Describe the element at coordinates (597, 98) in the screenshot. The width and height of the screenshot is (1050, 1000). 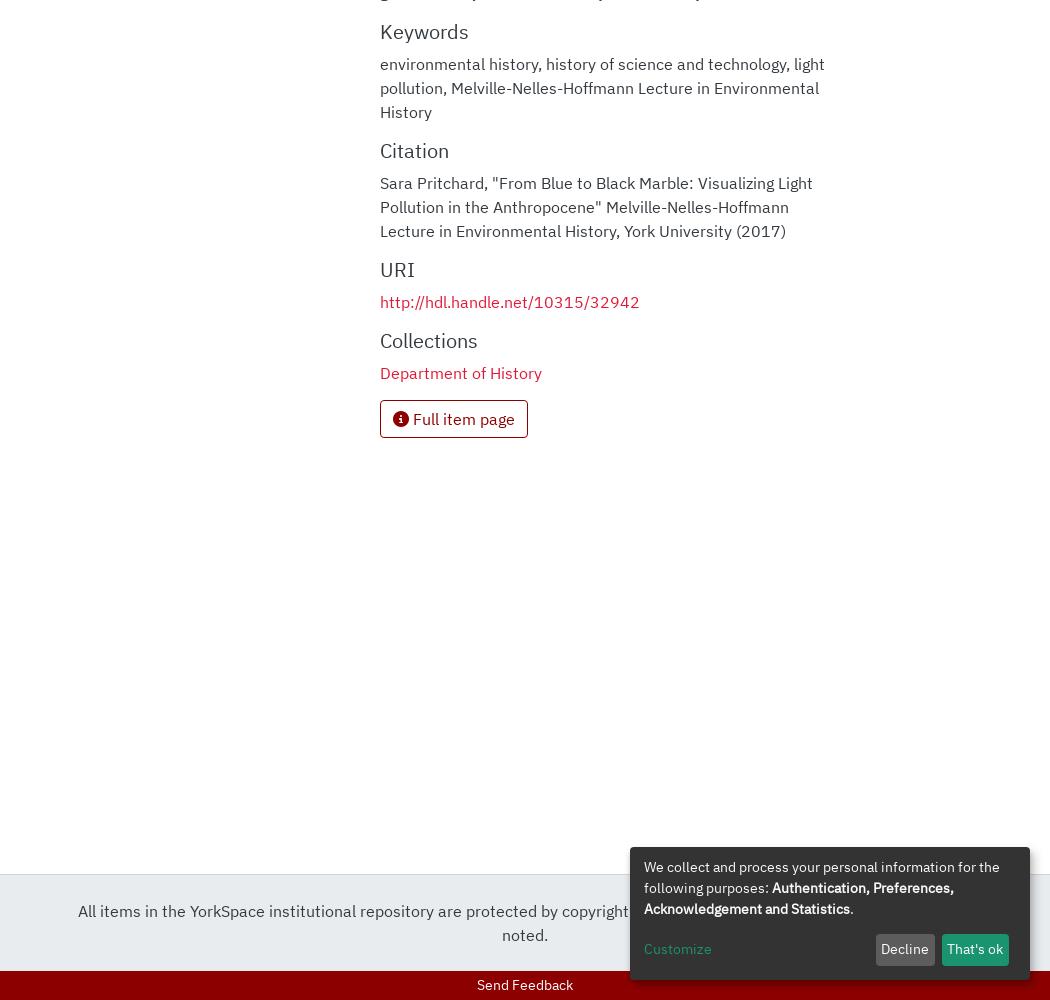
I see `'Melville-Nelles-Hoffmann Lecture in Environmental History'` at that location.